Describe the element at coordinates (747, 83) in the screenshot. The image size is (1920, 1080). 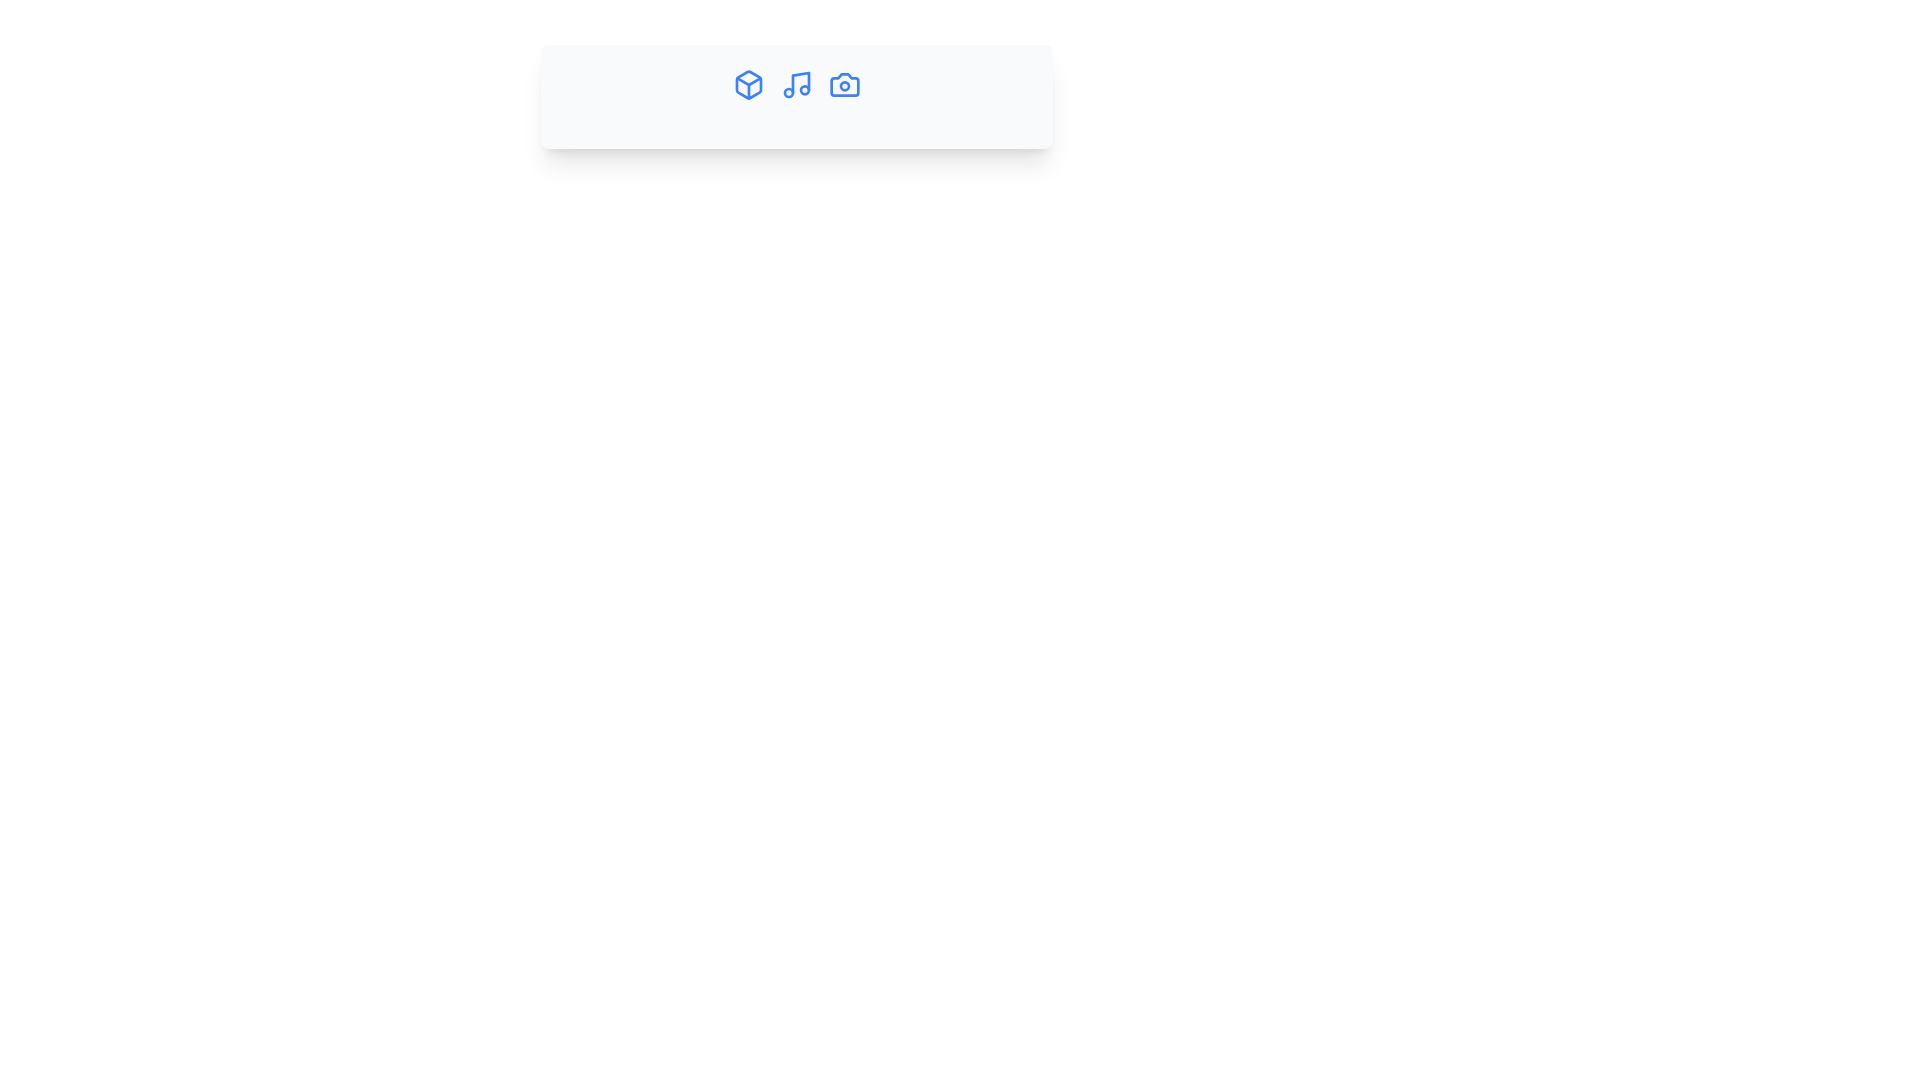
I see `the first SVG Icon in a row of three icons to scale it up` at that location.